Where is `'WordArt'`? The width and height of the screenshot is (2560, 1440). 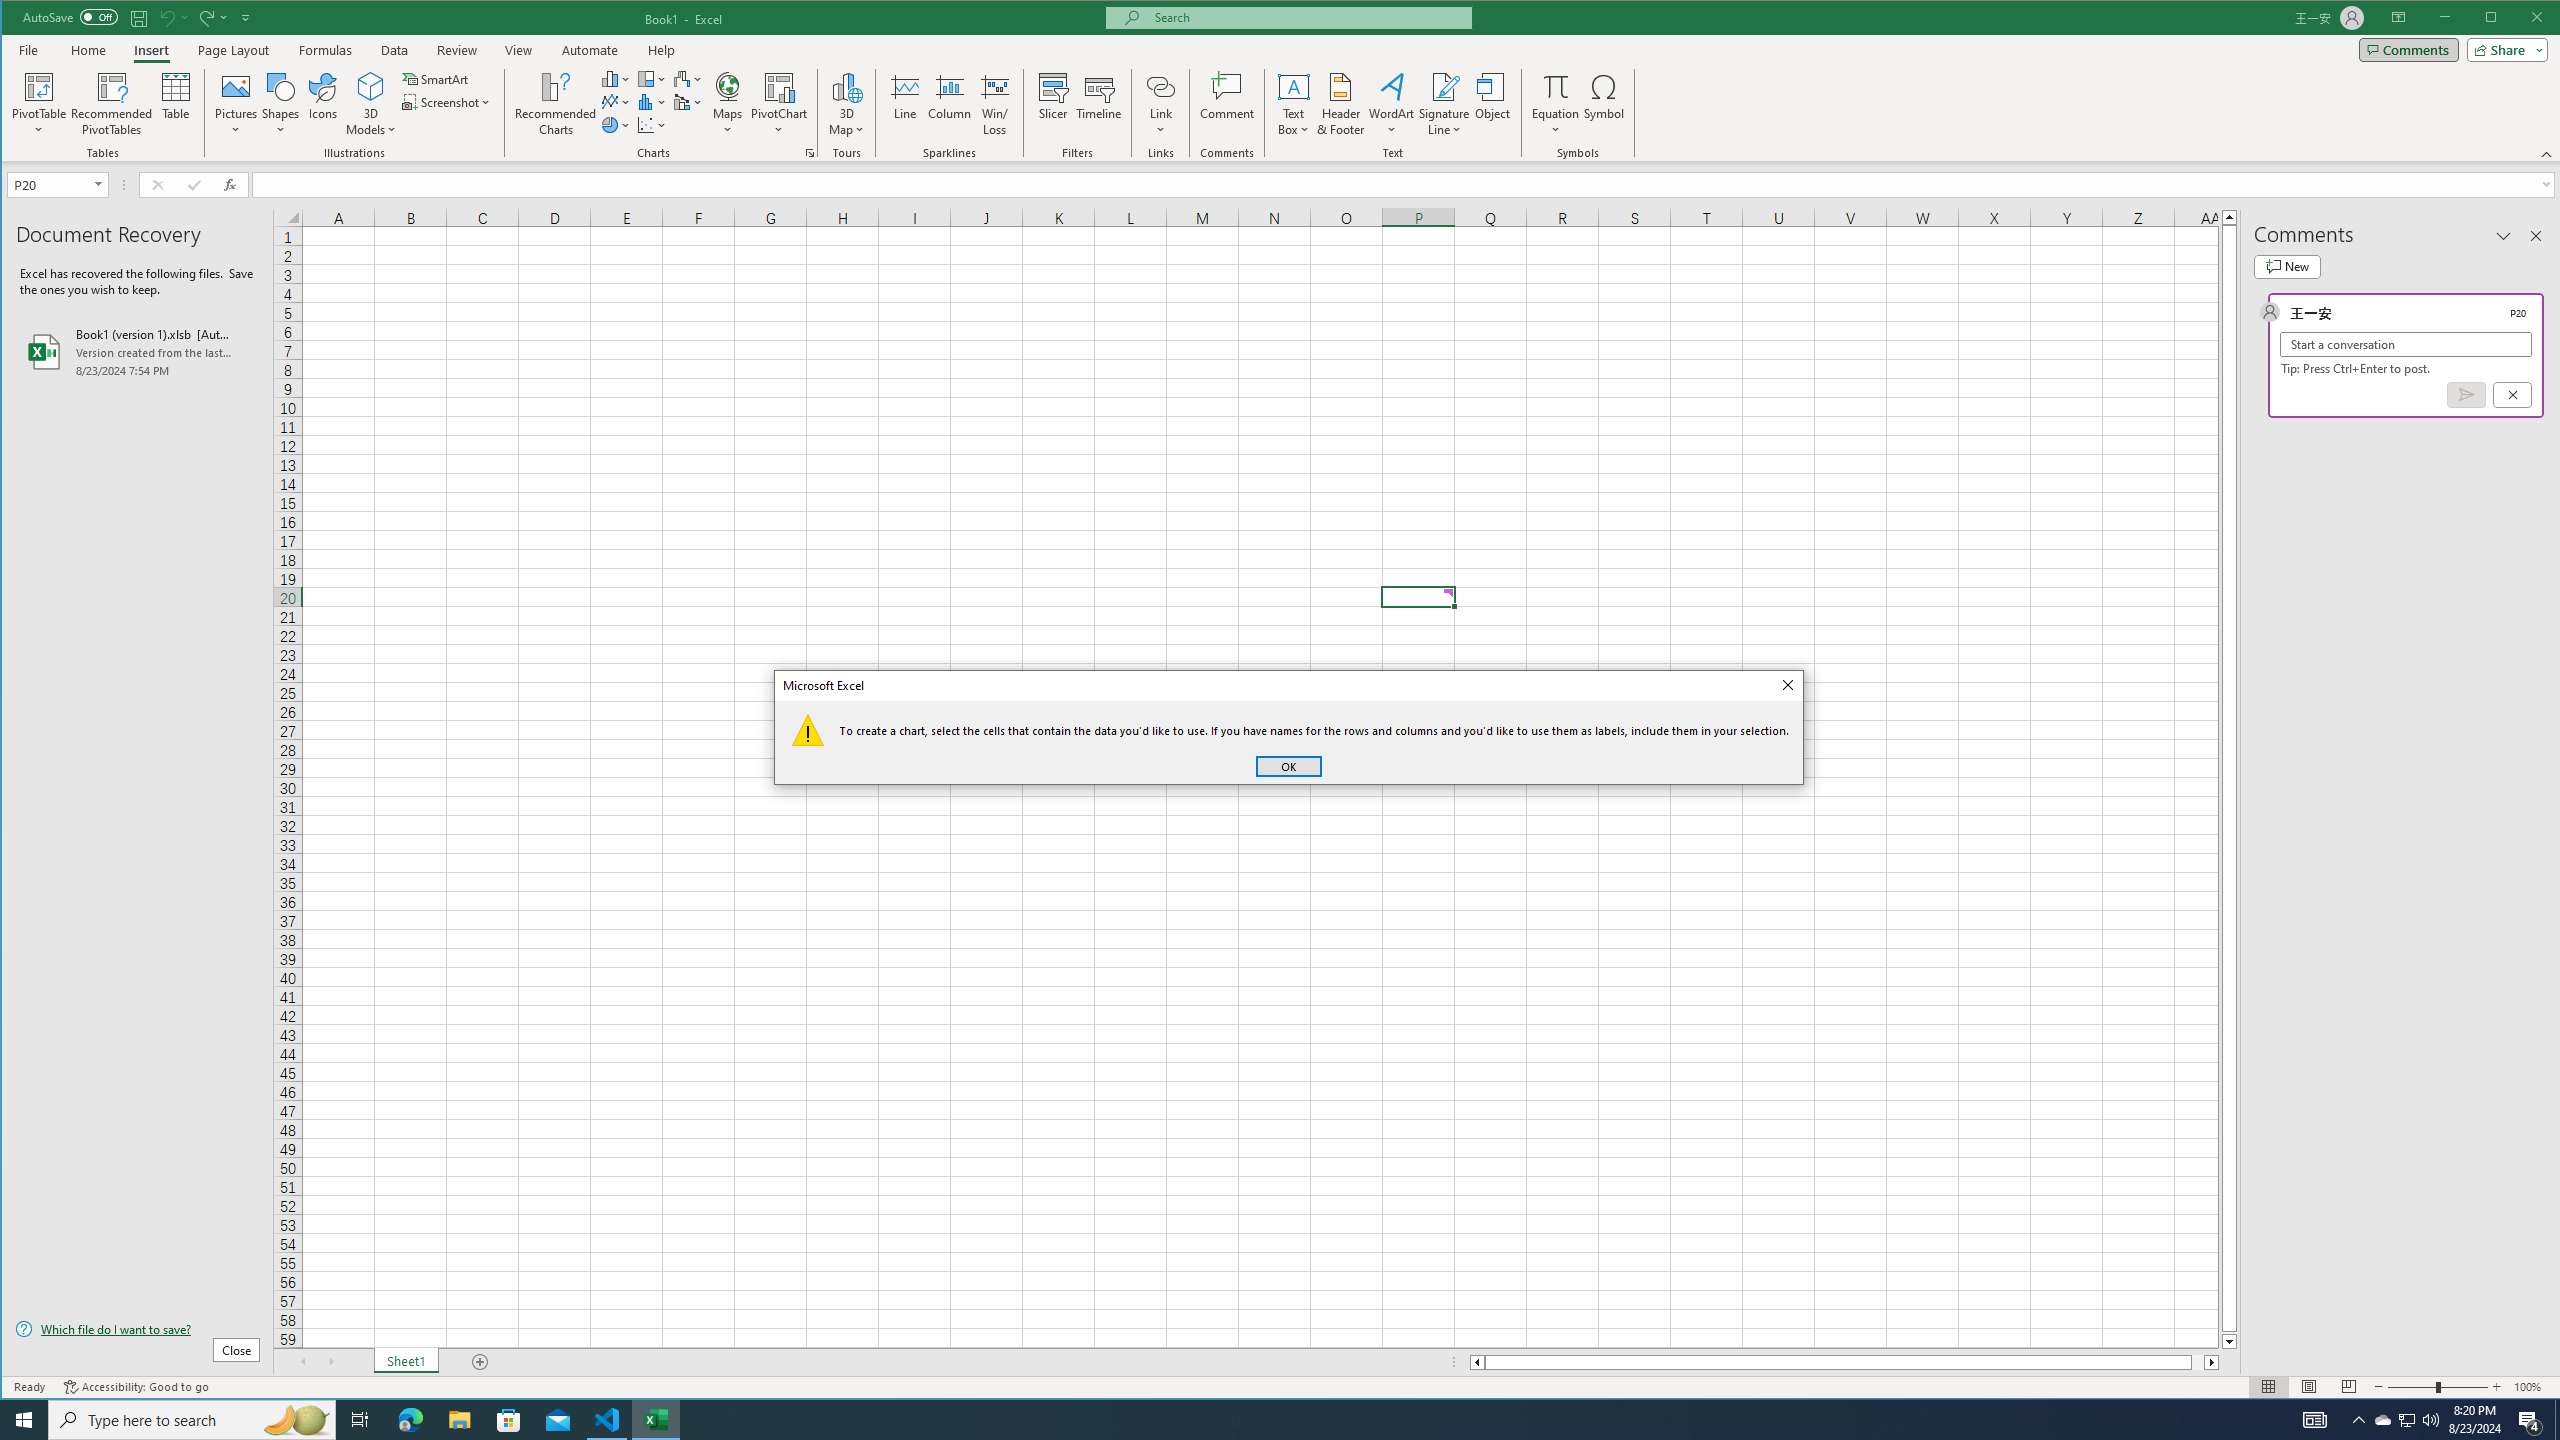 'WordArt' is located at coordinates (1391, 103).